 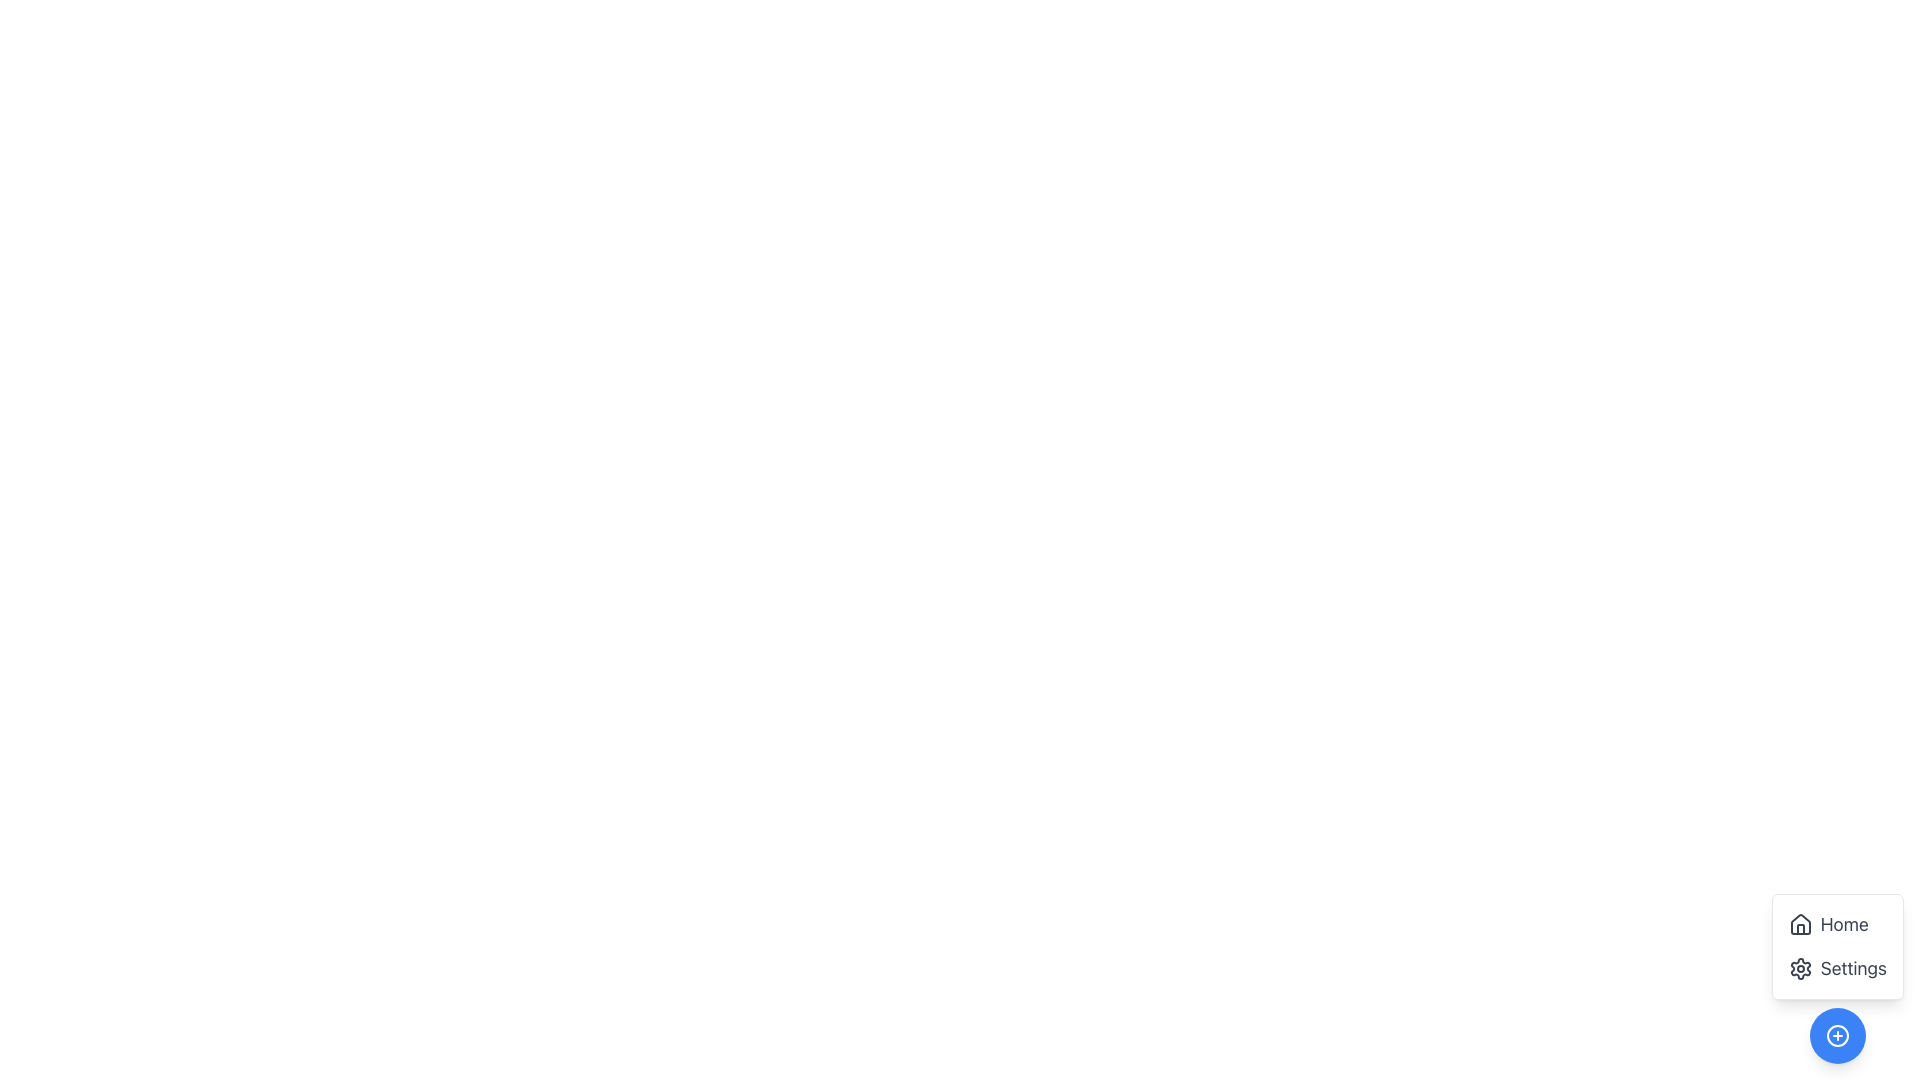 I want to click on the 'Home' text label in the vertical menu, which is positioned above the 'Settings' option and accompanied by a house icon, so click(x=1843, y=925).